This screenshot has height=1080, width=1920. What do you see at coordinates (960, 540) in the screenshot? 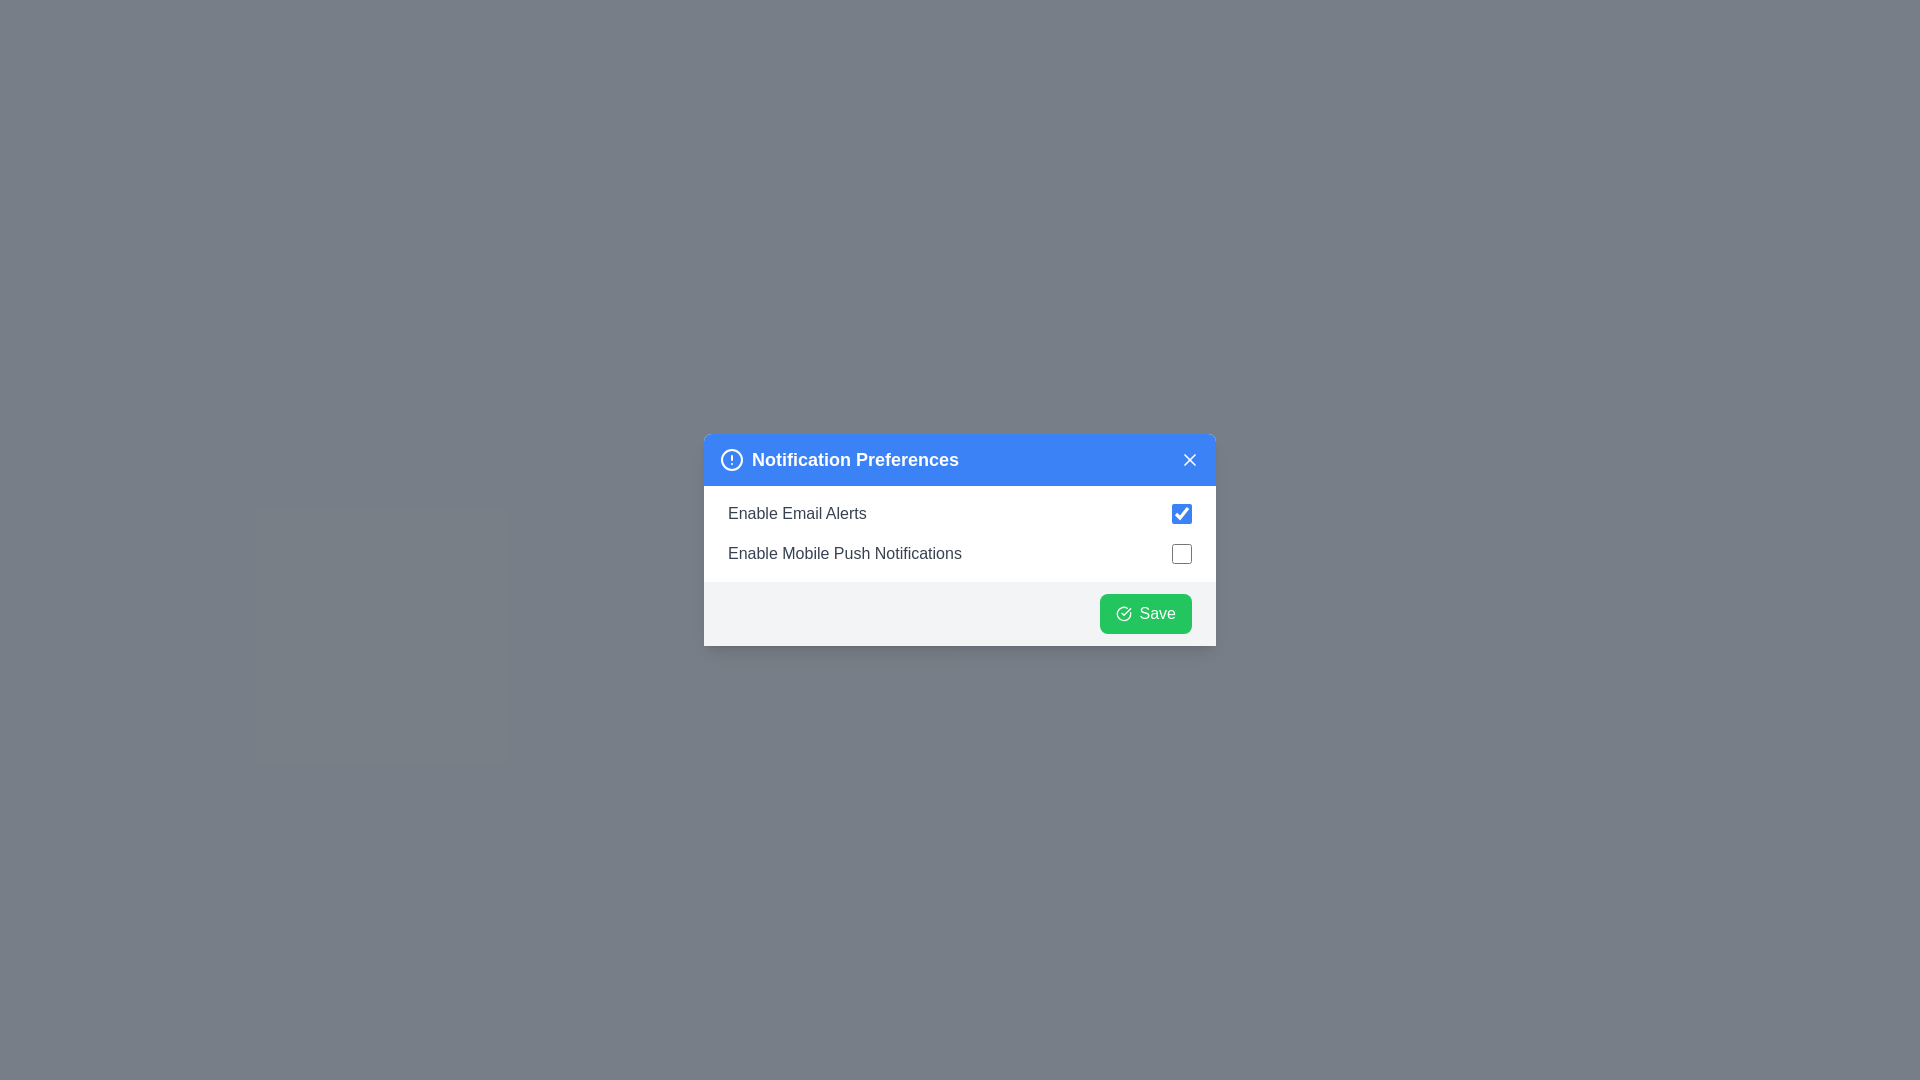
I see `the checkbox labeled 'Enable Mobile Push Notifications'` at bounding box center [960, 540].